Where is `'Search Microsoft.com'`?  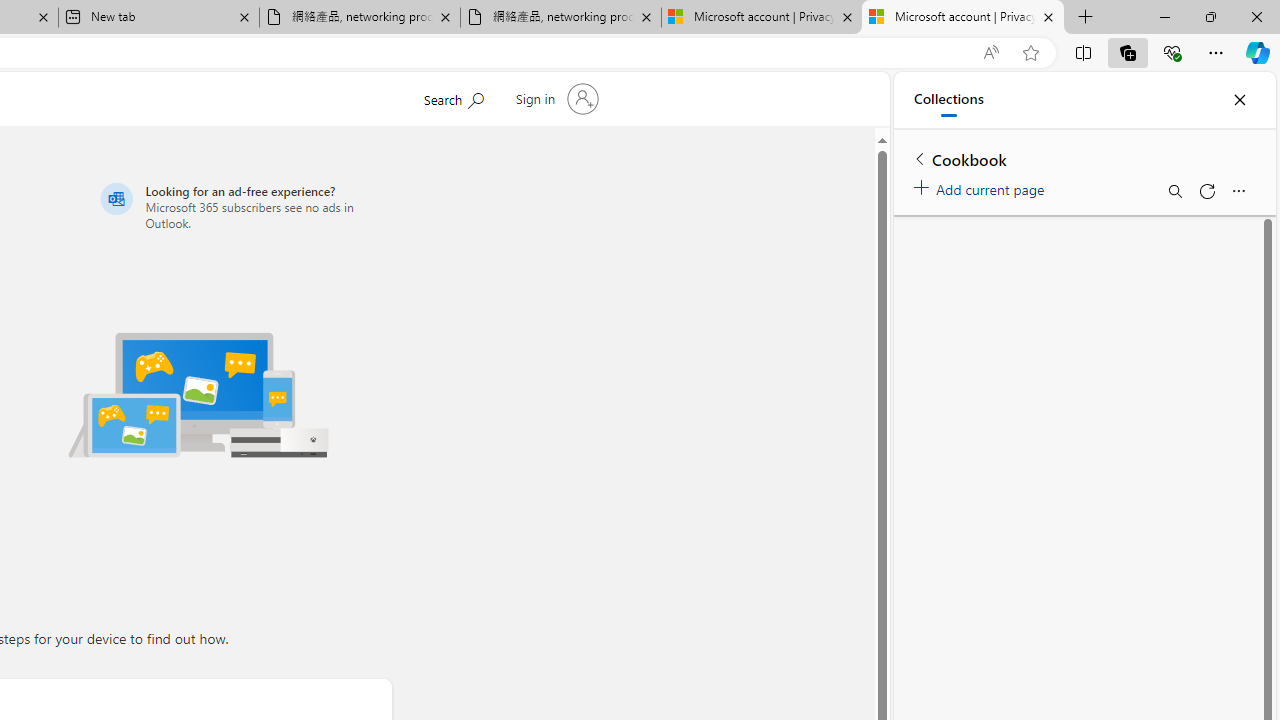
'Search Microsoft.com' is located at coordinates (452, 97).